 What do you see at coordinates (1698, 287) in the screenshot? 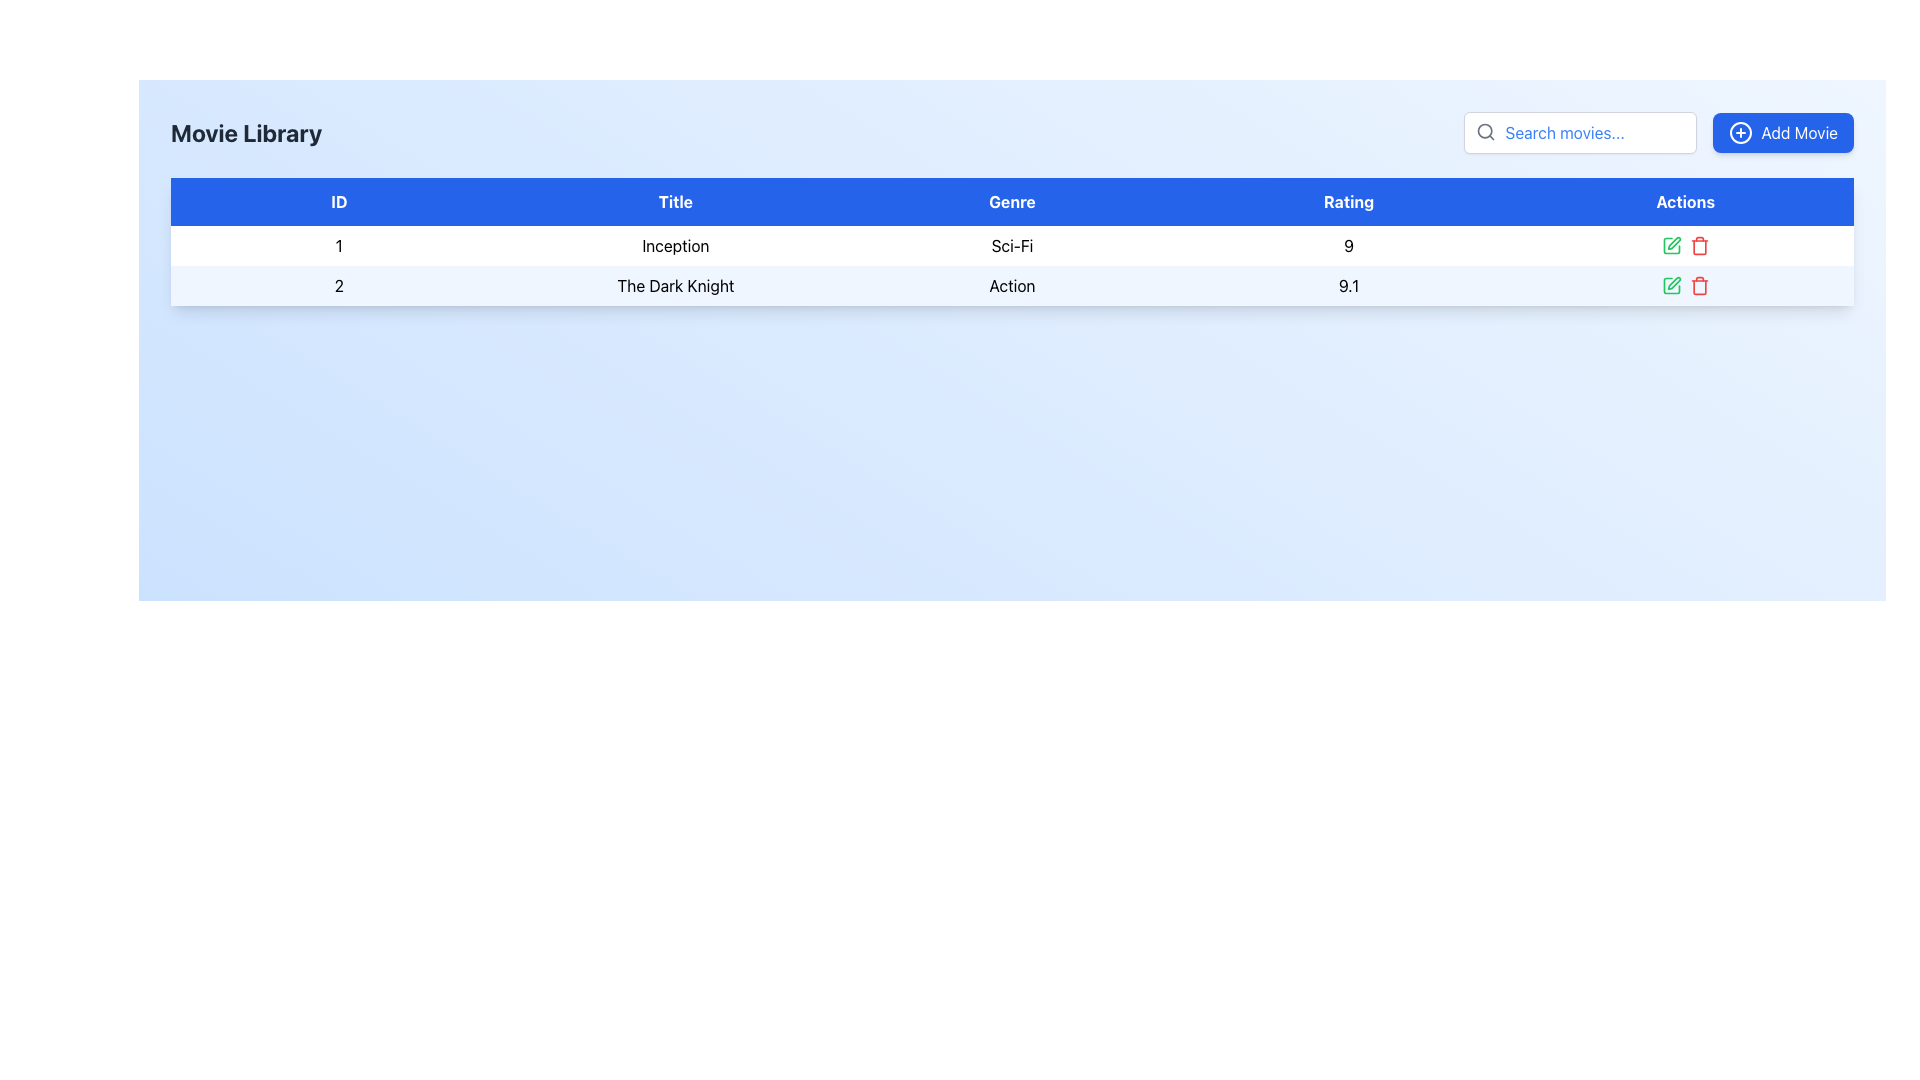
I see `the graphical icon representing the delete action in the second row of the table under the 'Actions' header` at bounding box center [1698, 287].